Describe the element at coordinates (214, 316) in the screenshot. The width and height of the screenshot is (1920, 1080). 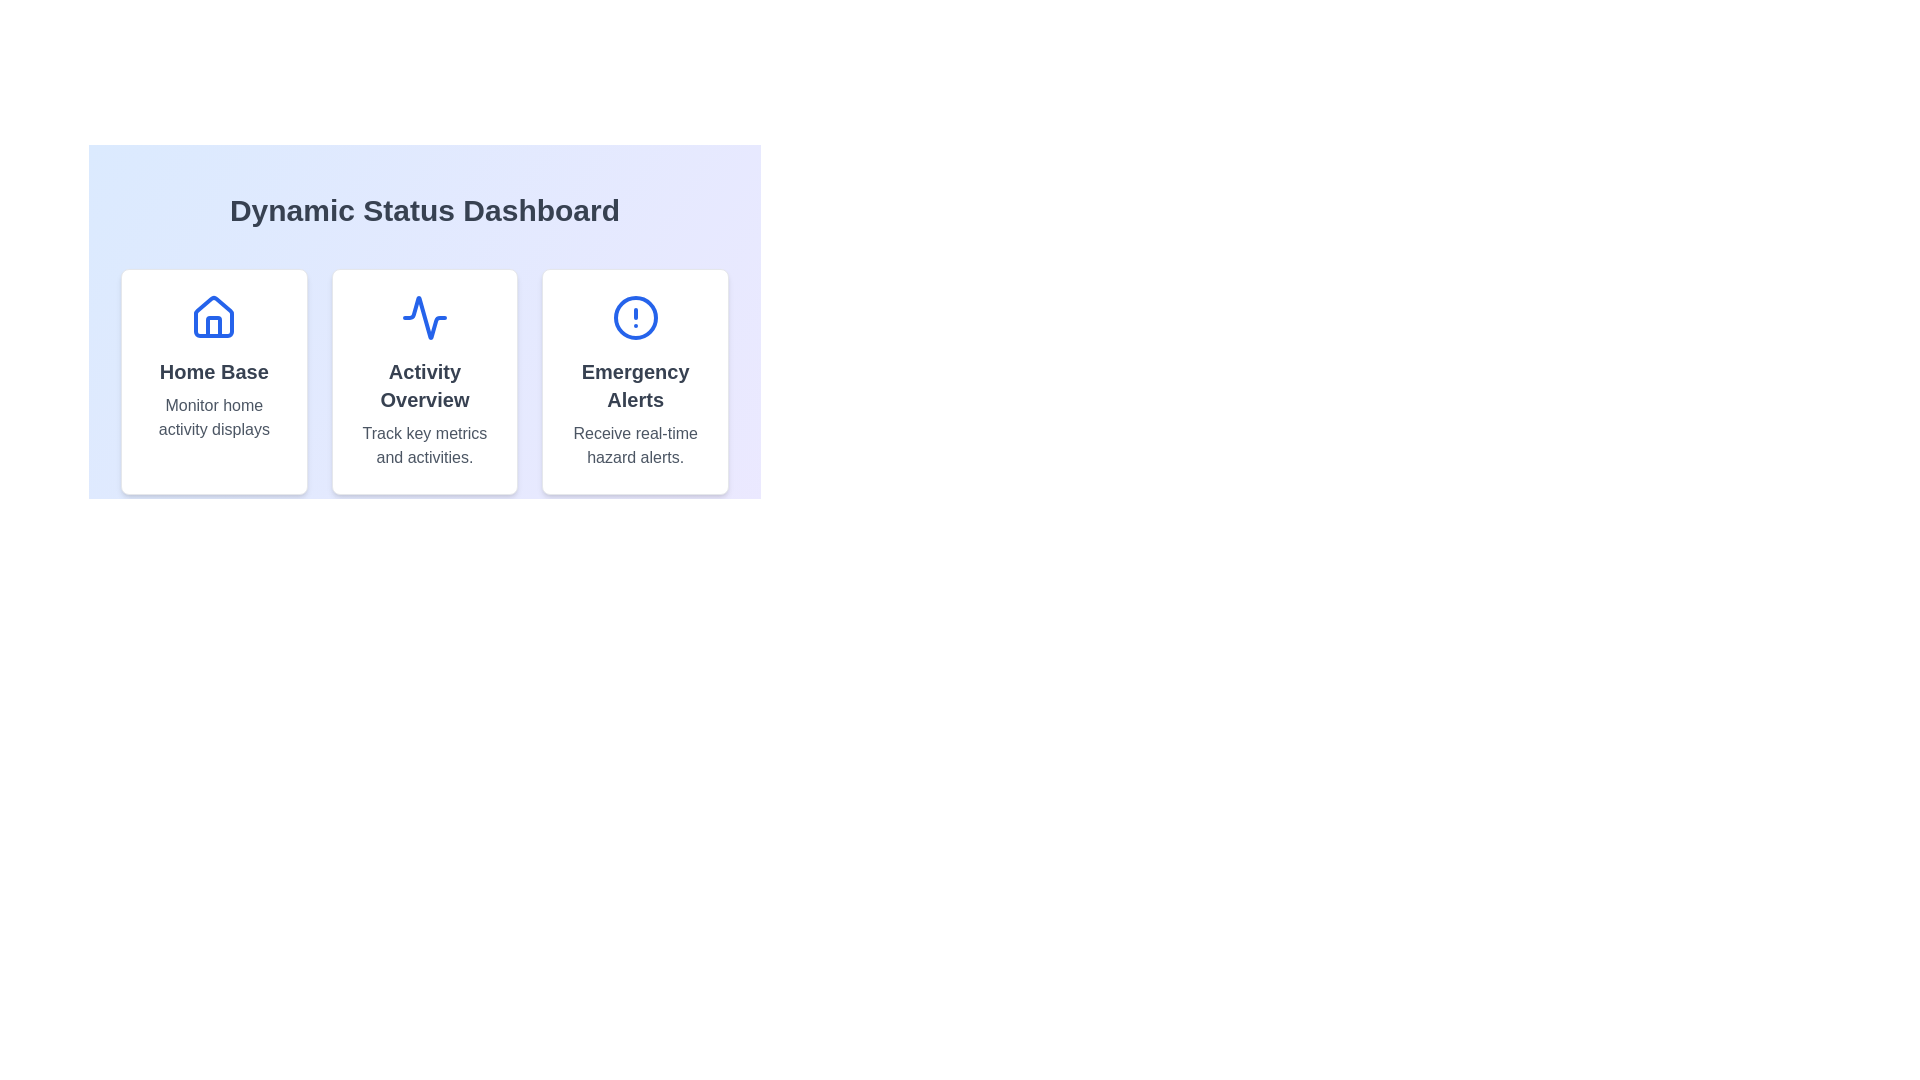
I see `the blue house-shaped icon located above the text 'Home Base', which serves as a visual identifier for the tile` at that location.